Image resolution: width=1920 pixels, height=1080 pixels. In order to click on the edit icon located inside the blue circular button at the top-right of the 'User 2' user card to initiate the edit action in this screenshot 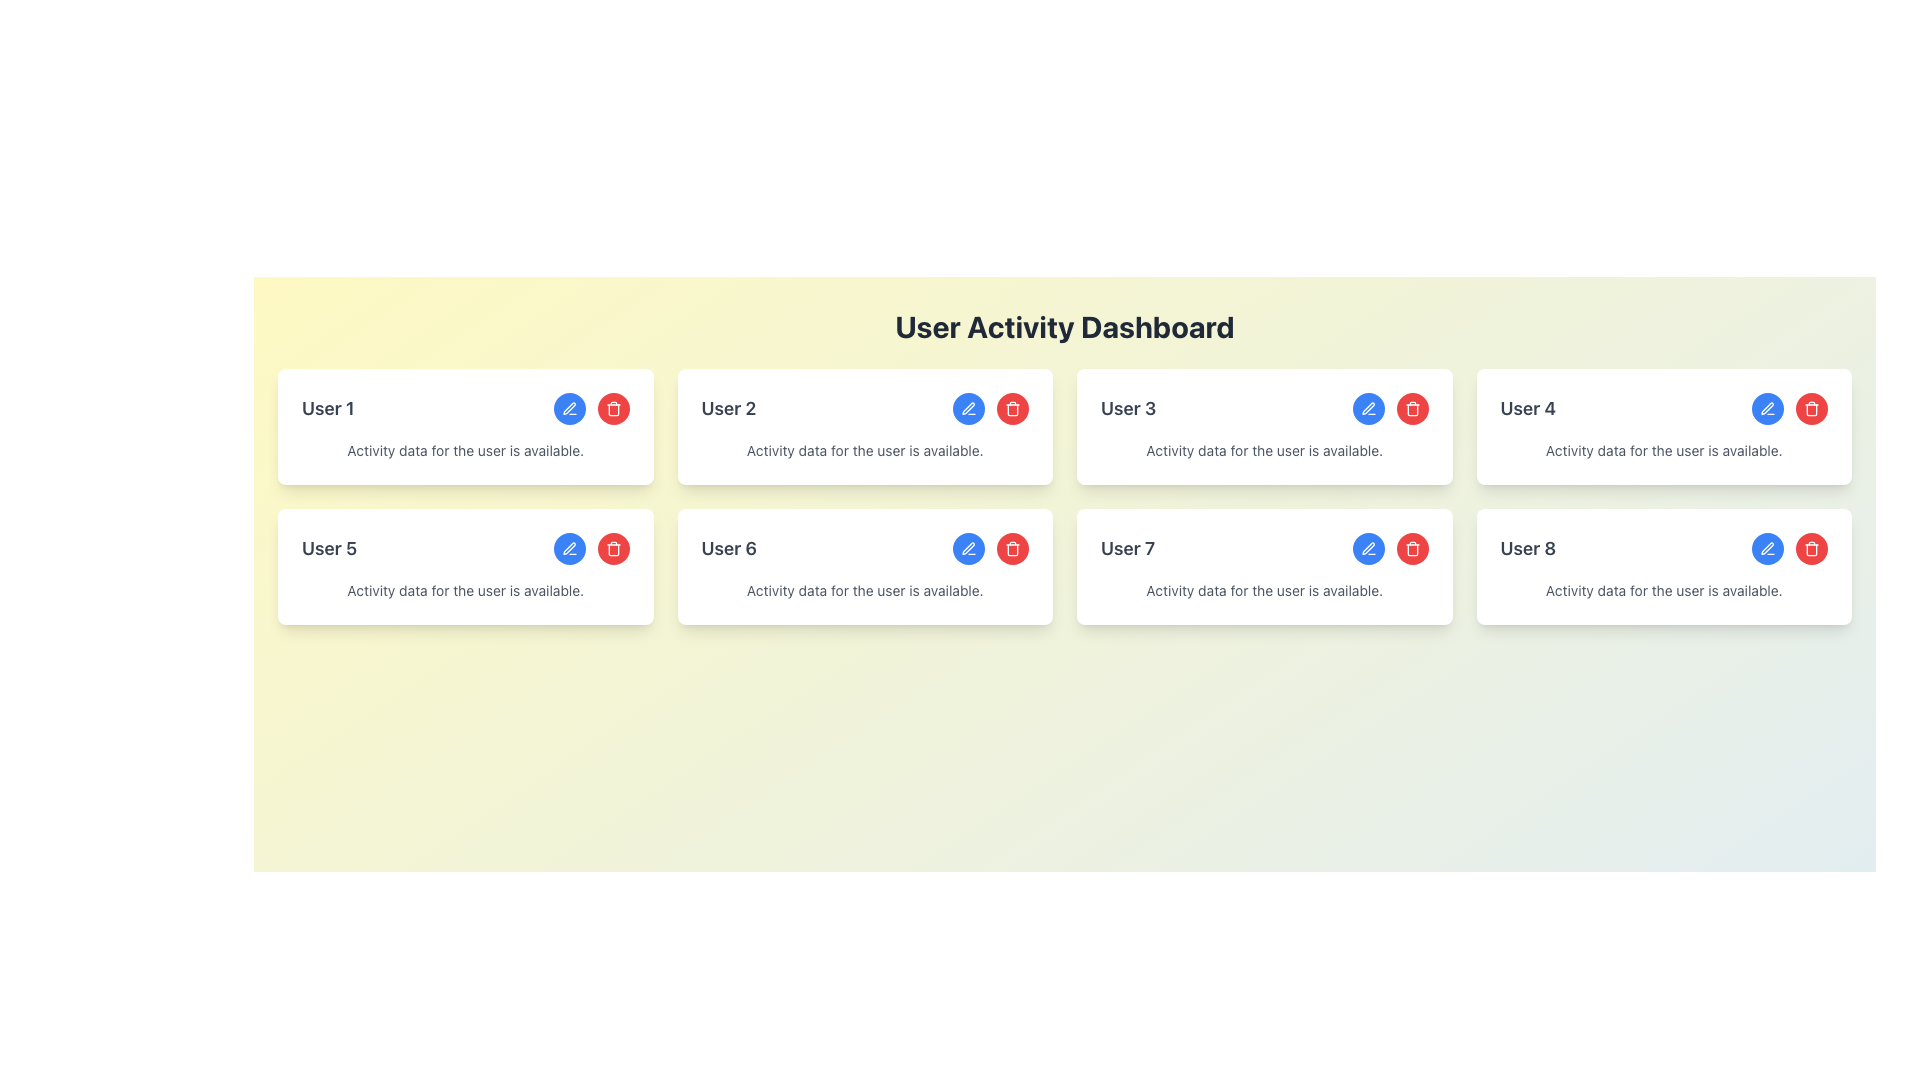, I will do `click(969, 407)`.